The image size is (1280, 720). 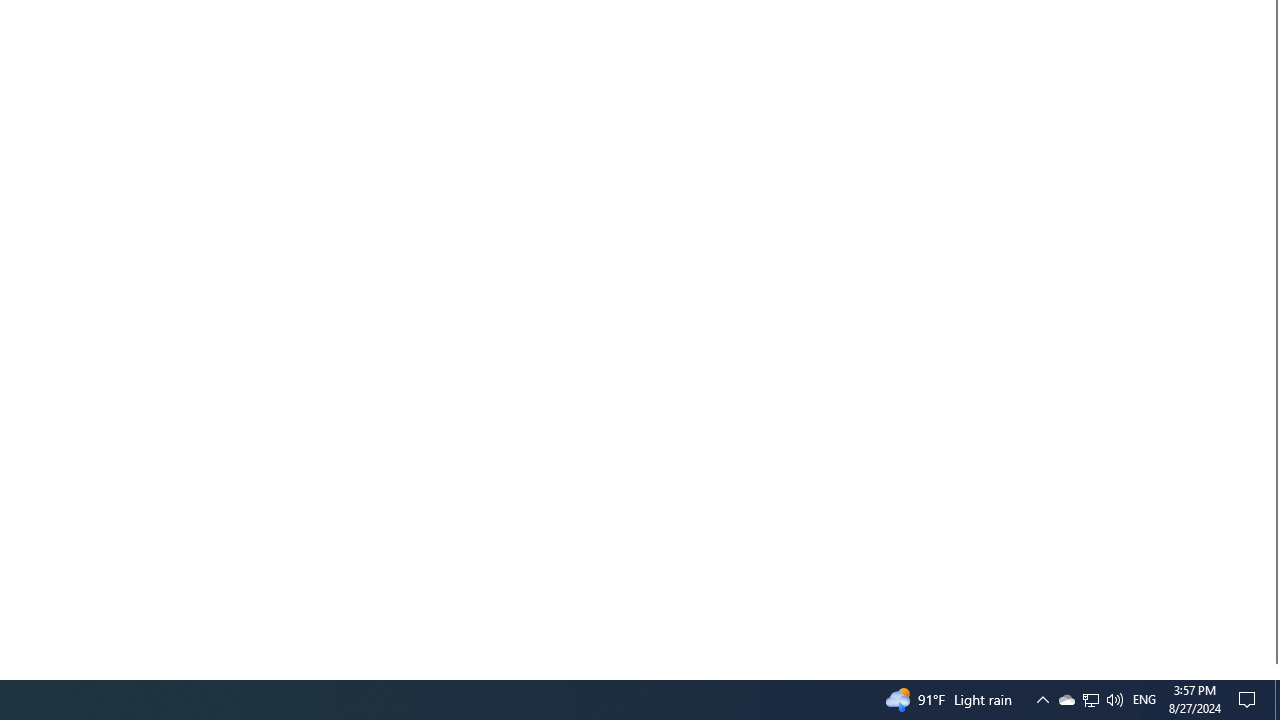 I want to click on 'Notification Chevron', so click(x=1065, y=698).